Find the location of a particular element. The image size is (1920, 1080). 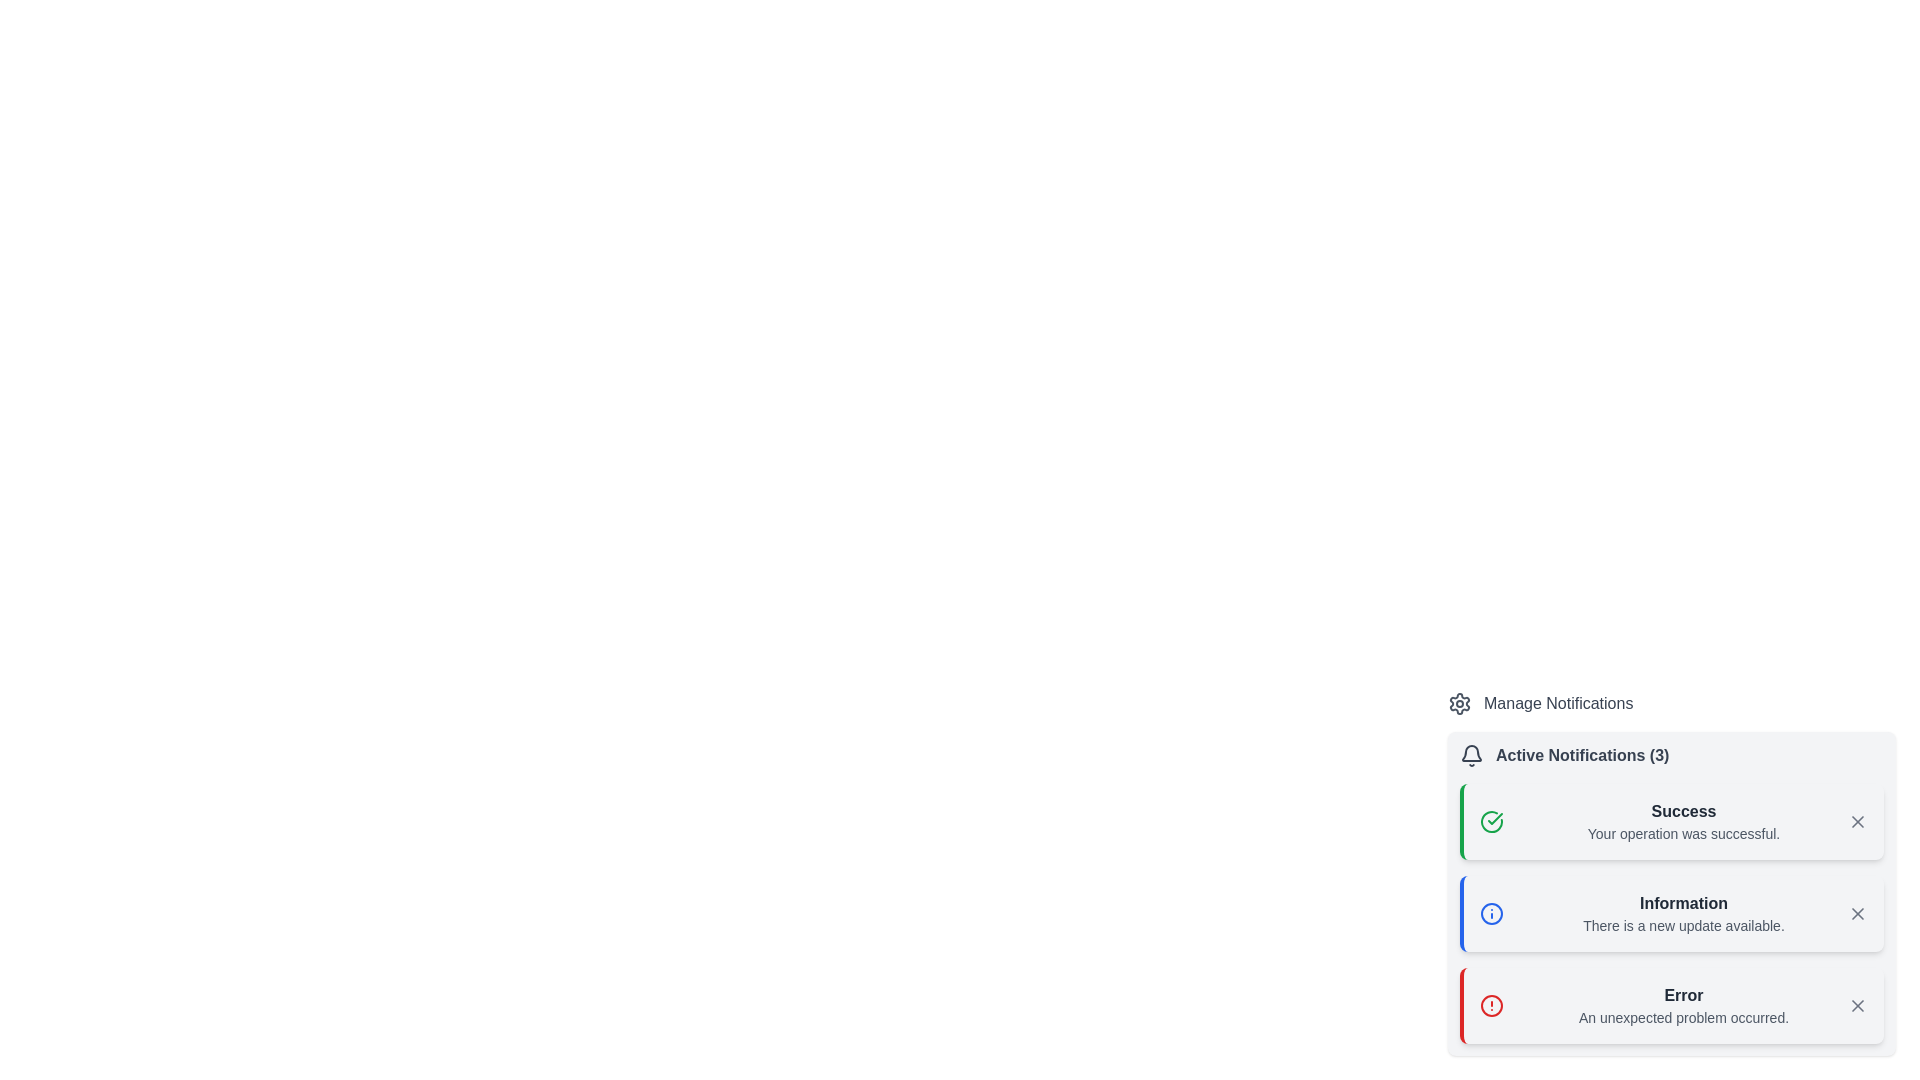

the 'Manage Notifications' text label which is styled in dark gray and appears as a clickable link, located to the right of a gear icon in the top-right corner of the interface is located at coordinates (1557, 703).